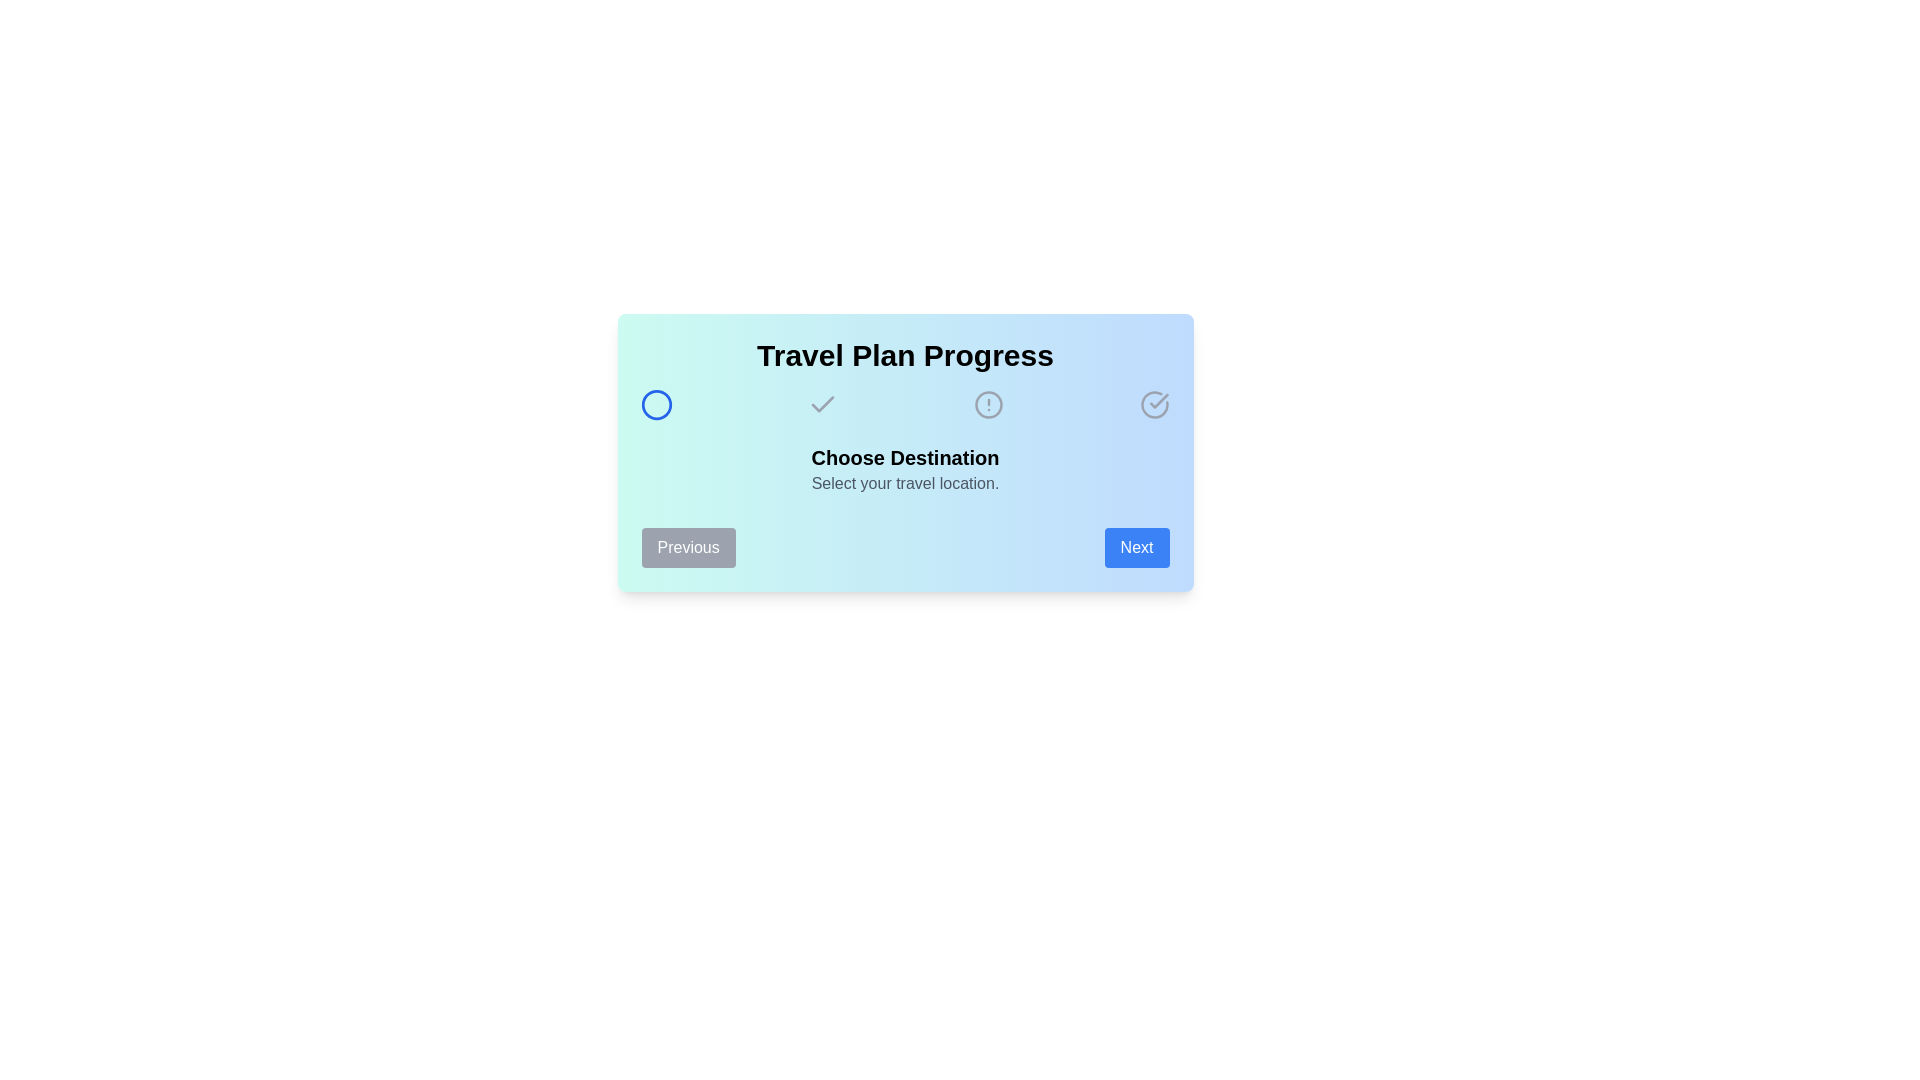 Image resolution: width=1920 pixels, height=1080 pixels. What do you see at coordinates (1137, 547) in the screenshot?
I see `the 'Next' button to proceed to the next step` at bounding box center [1137, 547].